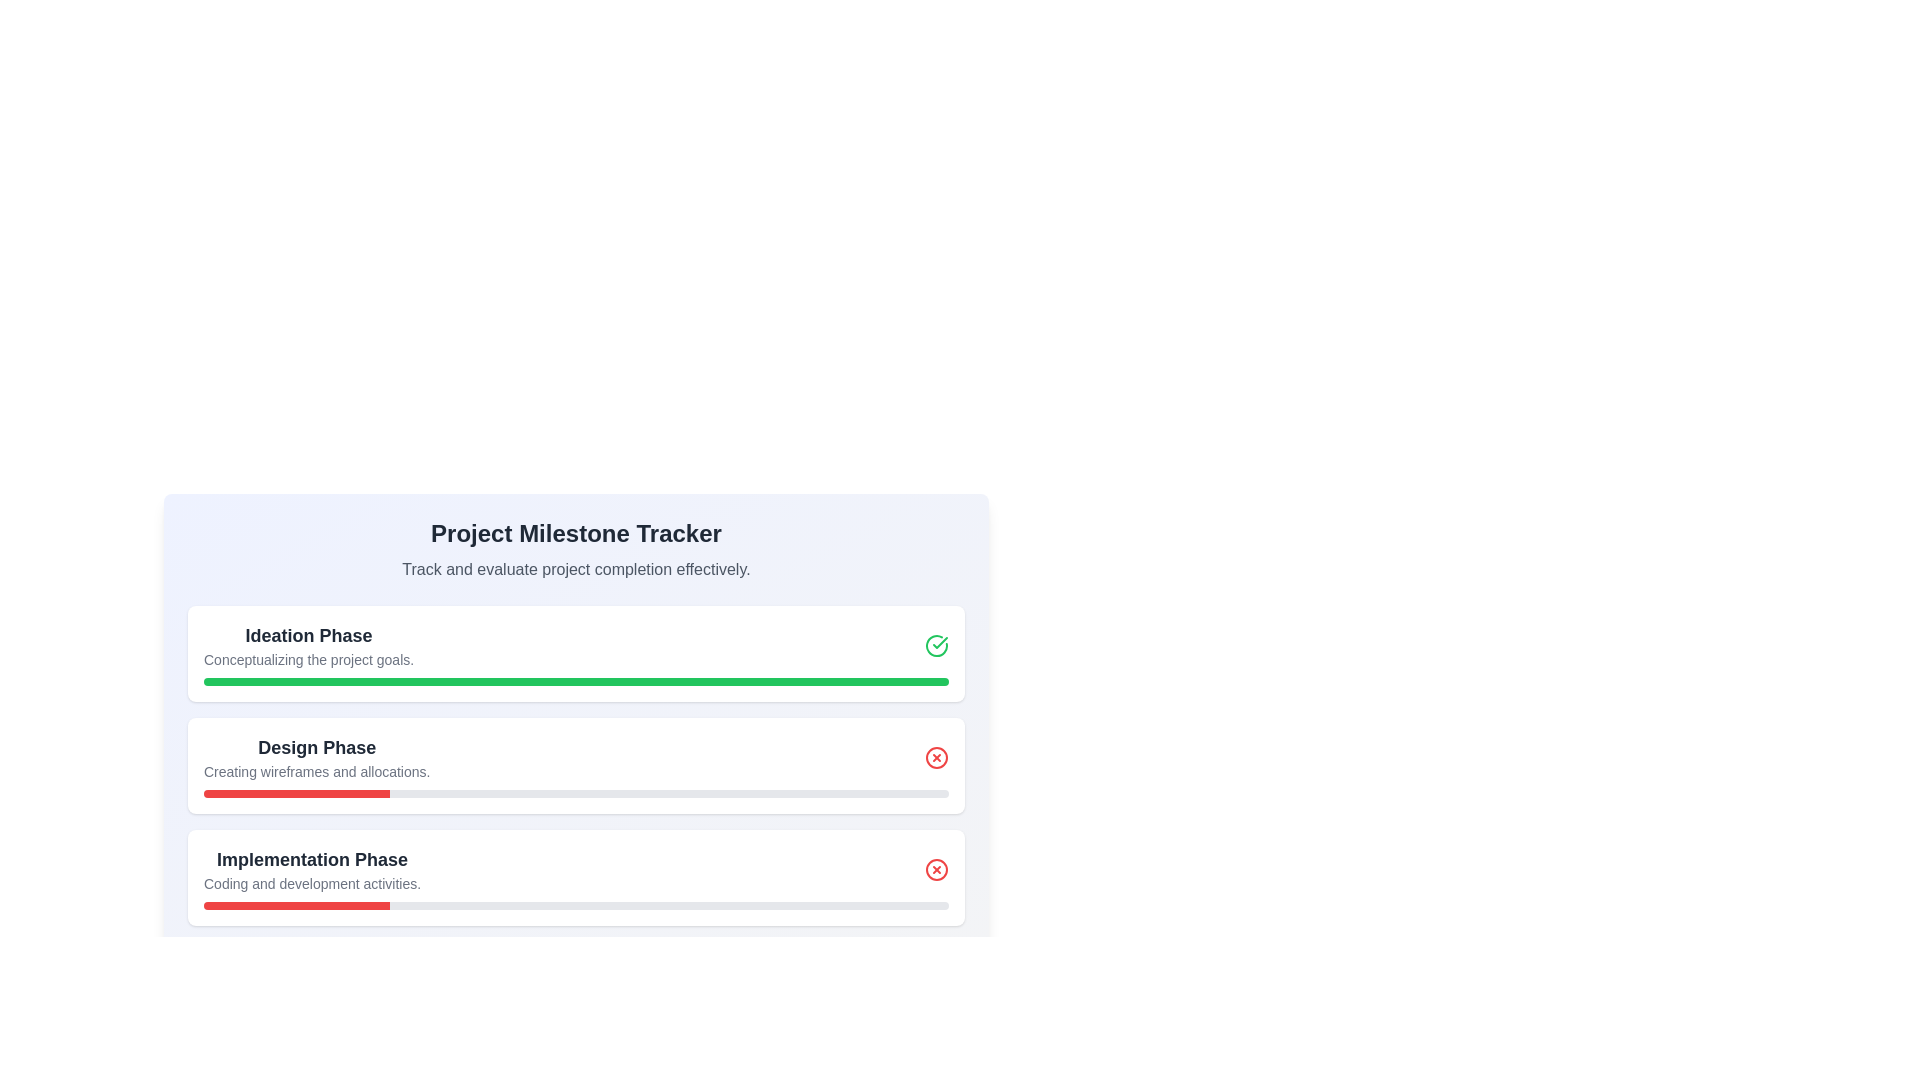 The image size is (1920, 1080). Describe the element at coordinates (308, 636) in the screenshot. I see `text content of the header for the 'Ideation Phase' section located at the top of the first card in the project phases list` at that location.